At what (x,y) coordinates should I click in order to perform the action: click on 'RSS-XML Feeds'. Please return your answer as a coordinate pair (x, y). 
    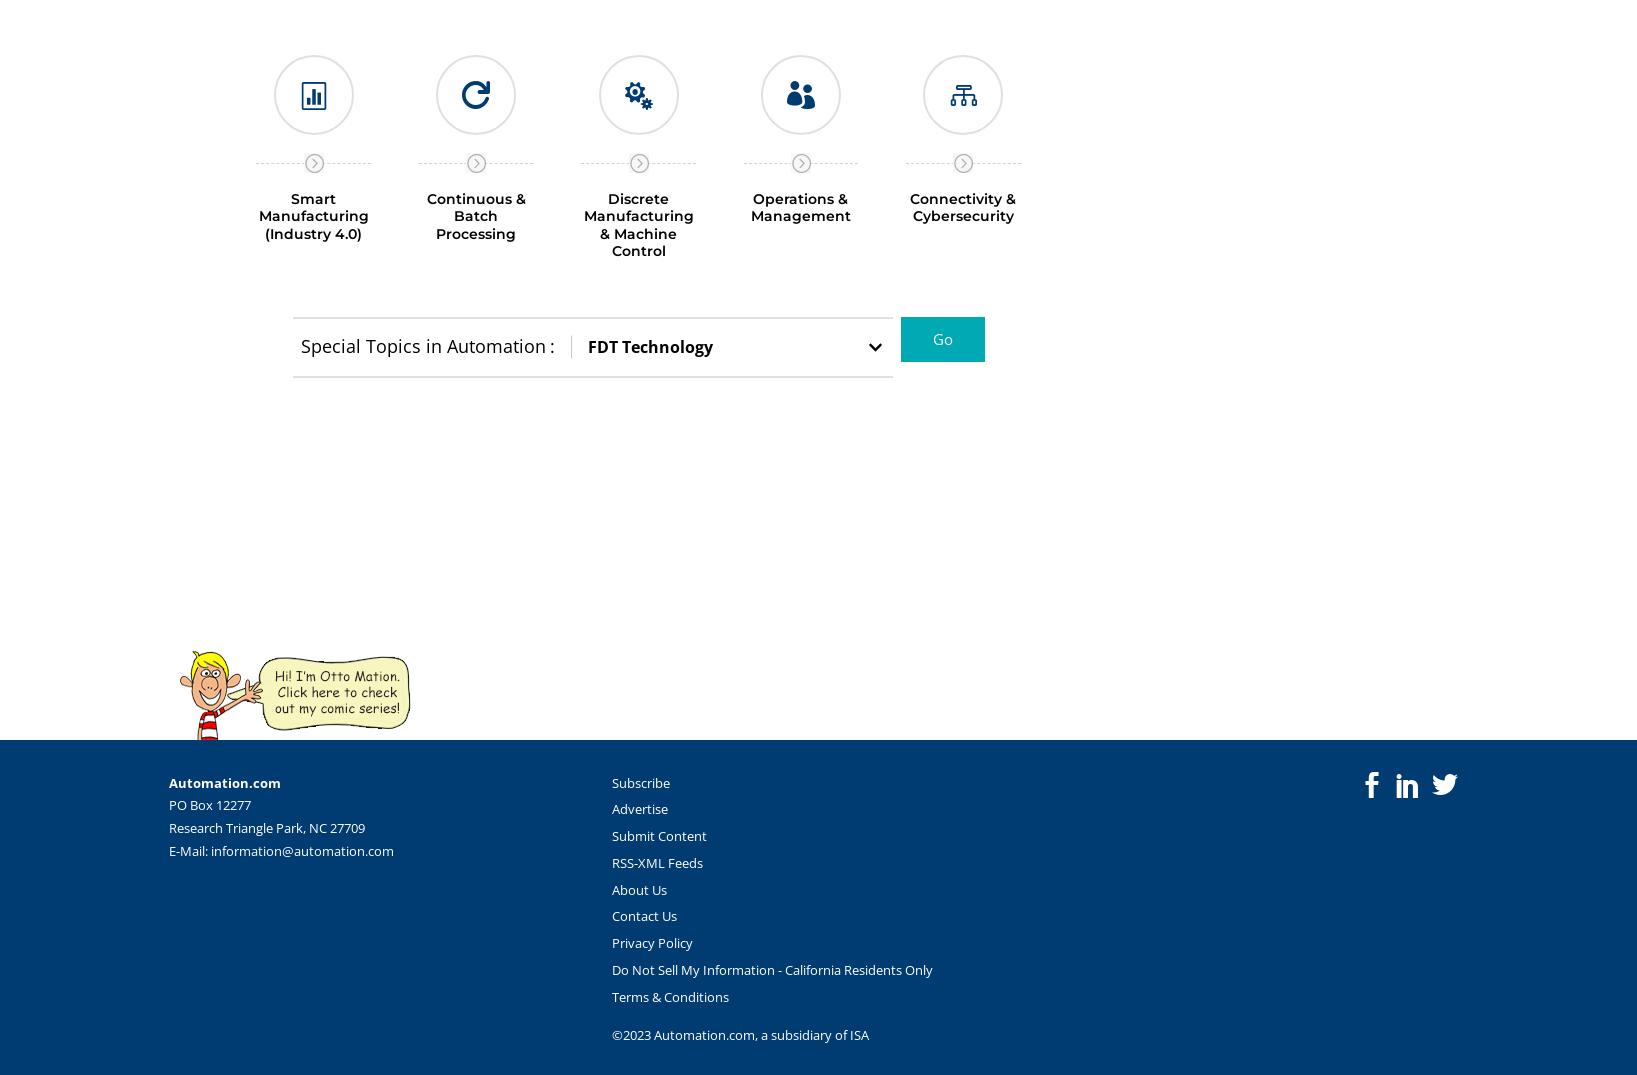
    Looking at the image, I should click on (655, 862).